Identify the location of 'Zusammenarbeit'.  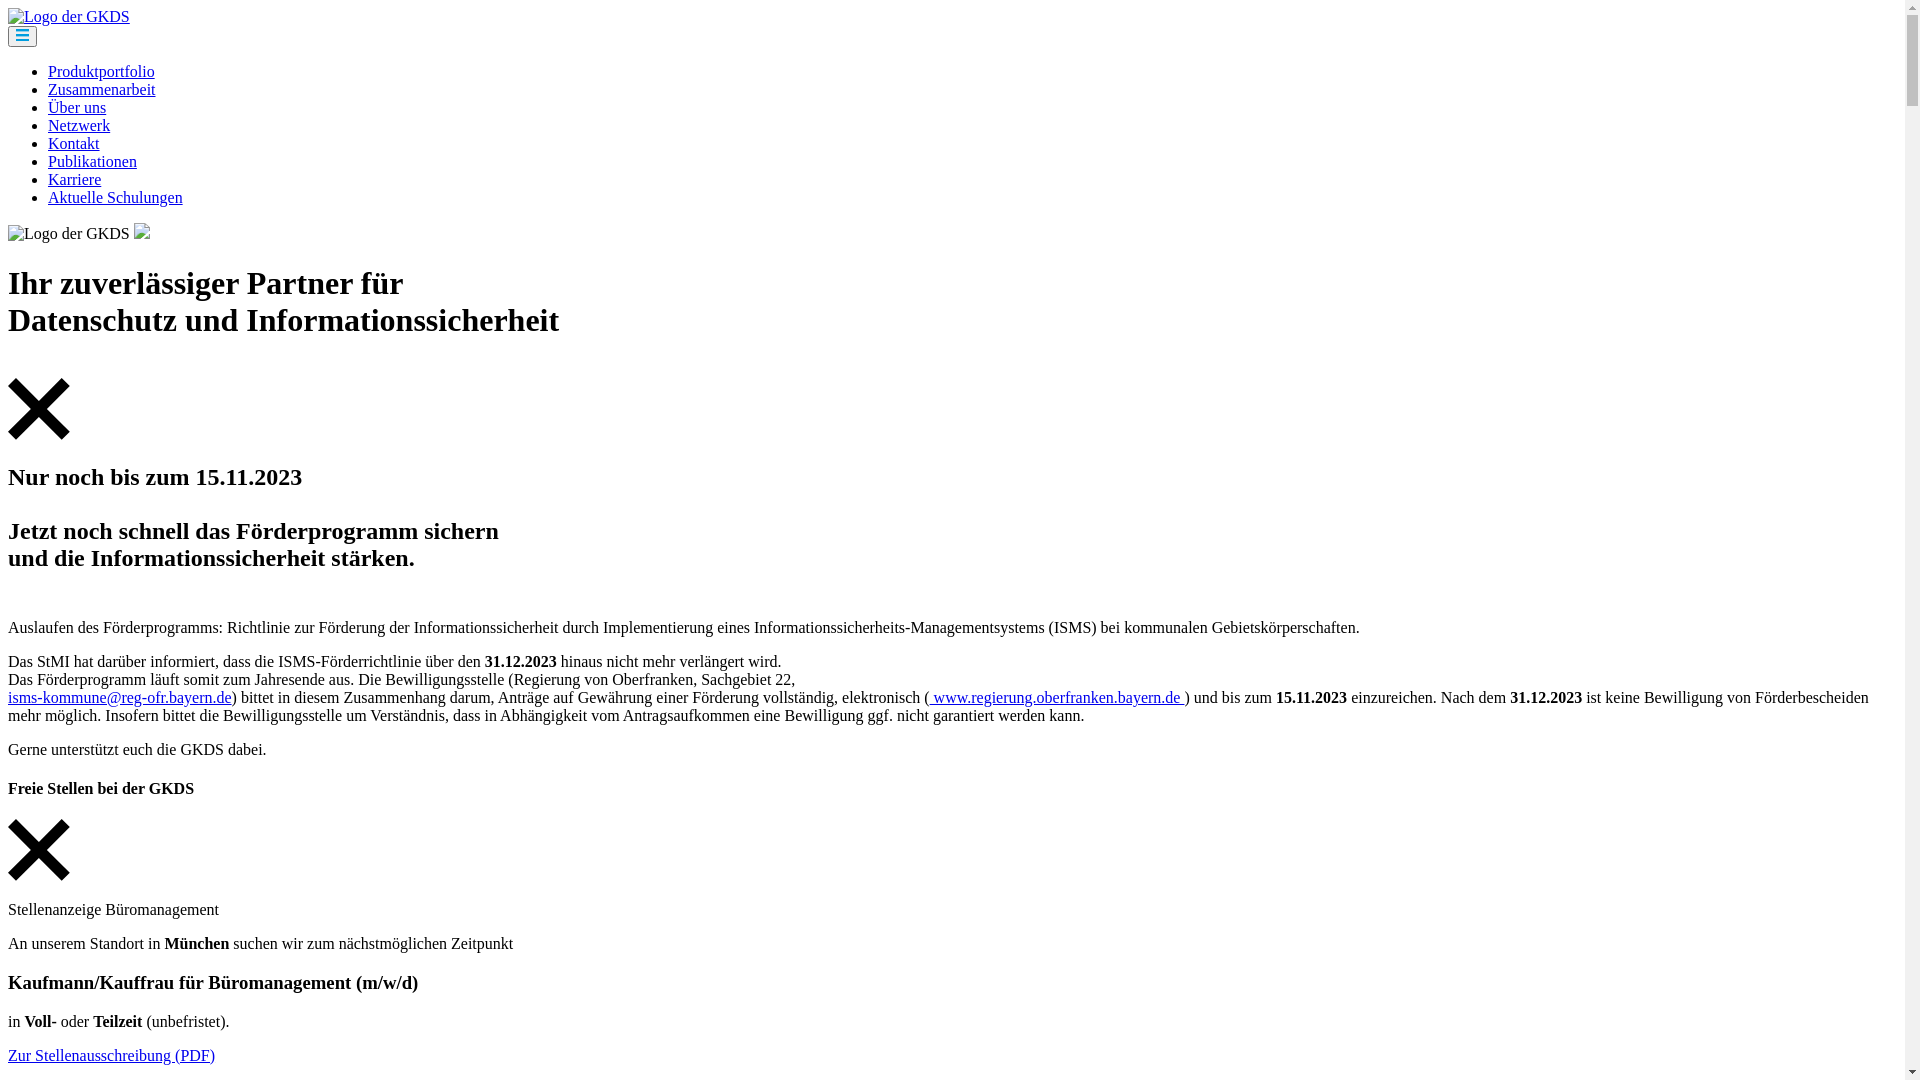
(48, 88).